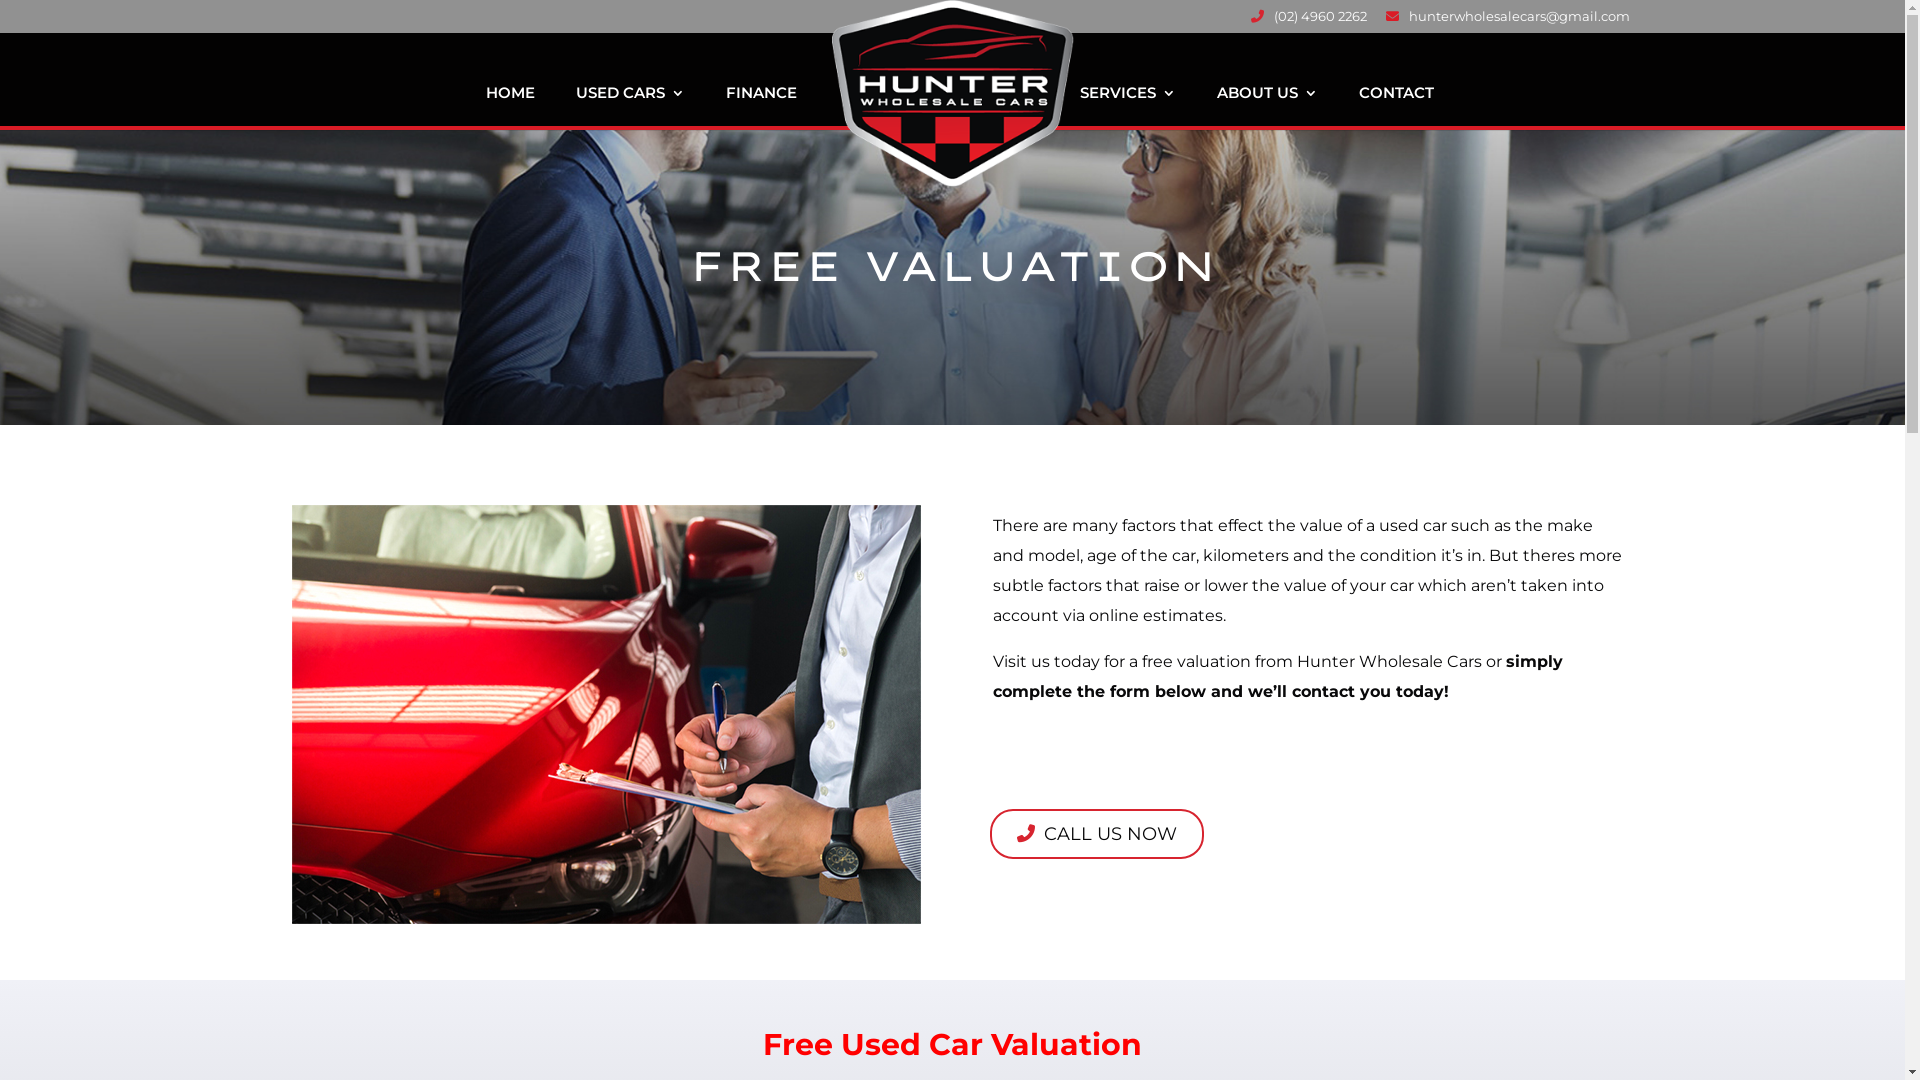 Image resolution: width=1920 pixels, height=1080 pixels. Describe the element at coordinates (1307, 21) in the screenshot. I see `'(02) 4960 2262'` at that location.